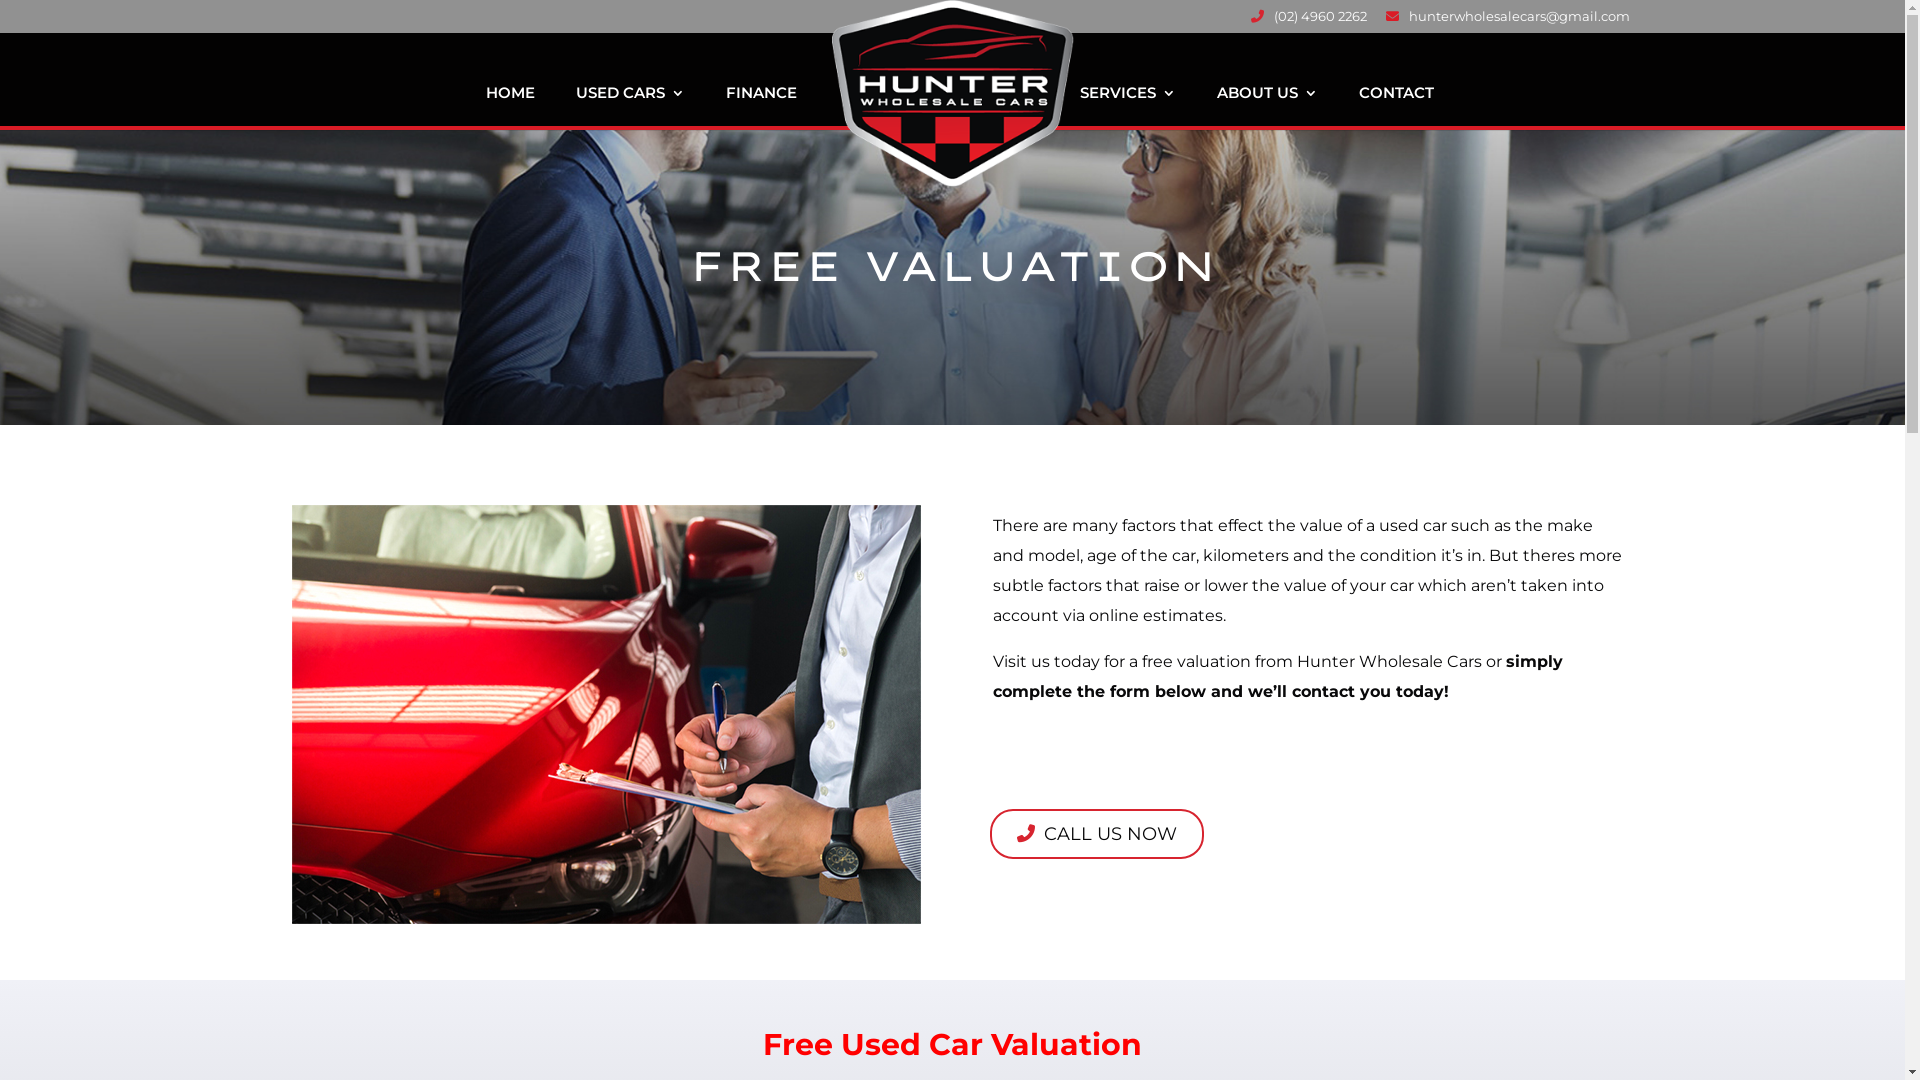 Image resolution: width=1920 pixels, height=1080 pixels. Describe the element at coordinates (1307, 21) in the screenshot. I see `'(02) 4960 2262'` at that location.